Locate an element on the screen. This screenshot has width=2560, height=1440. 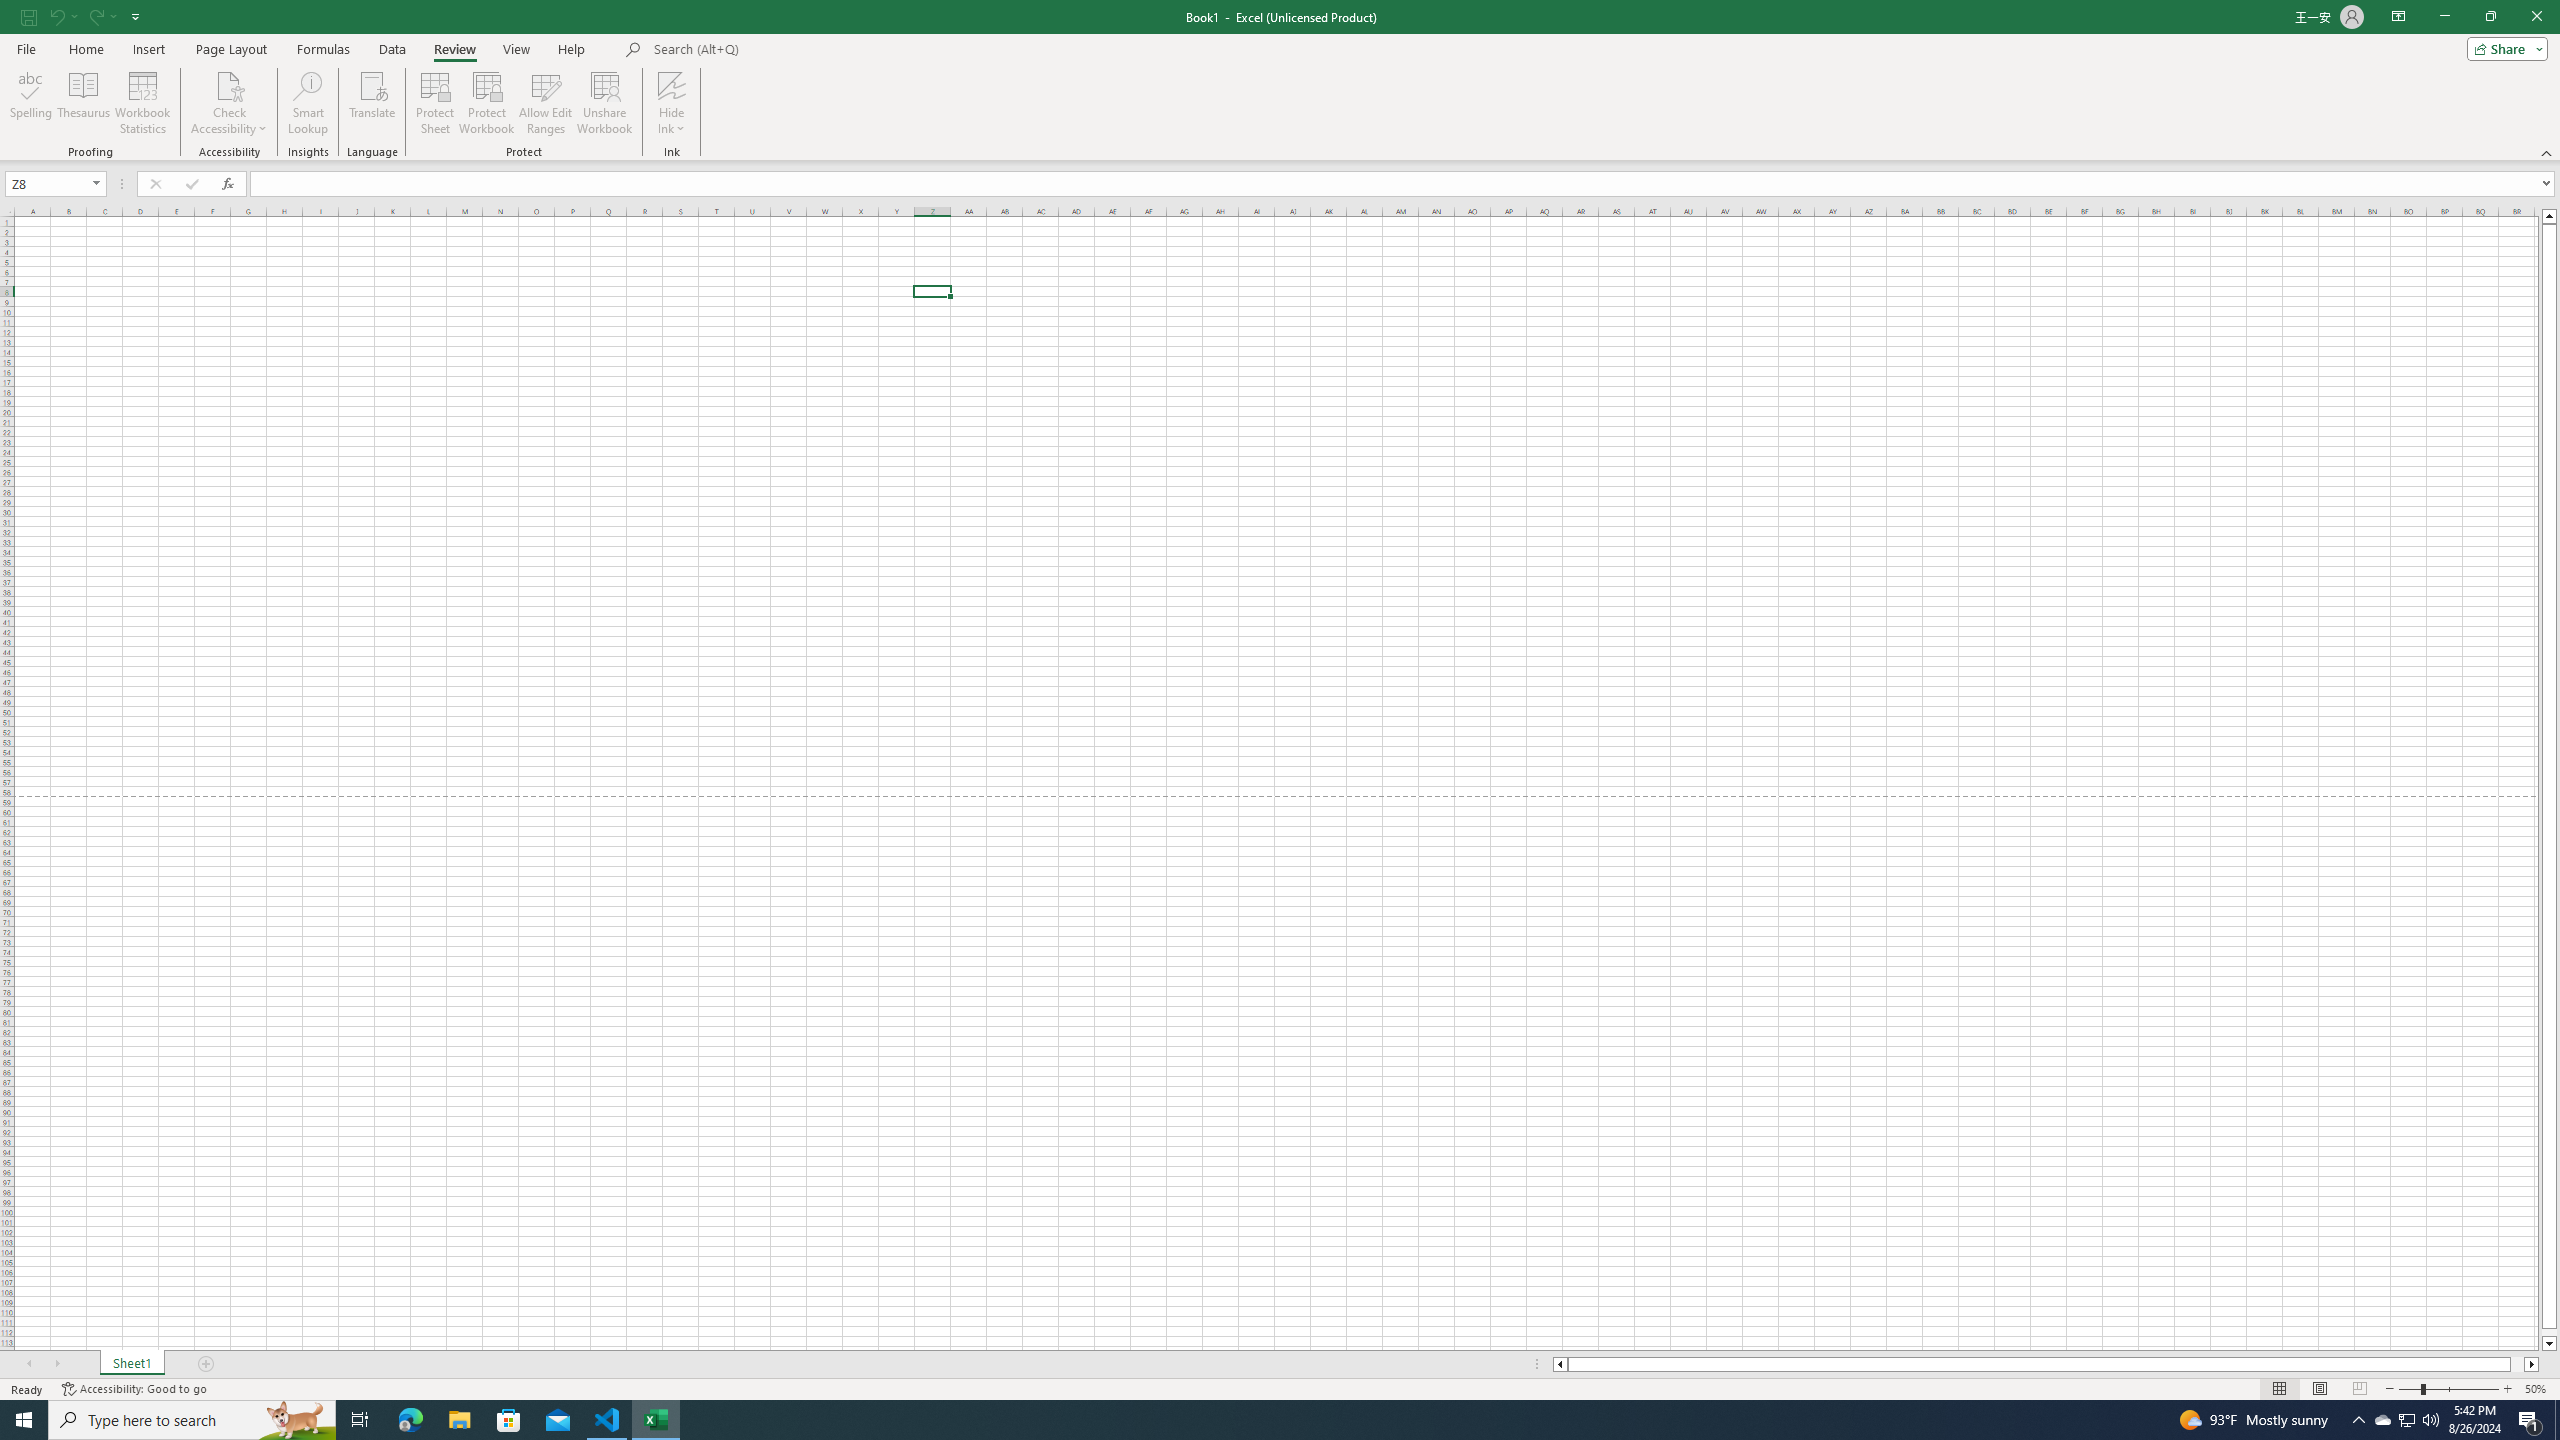
'Workbook Statistics' is located at coordinates (142, 103).